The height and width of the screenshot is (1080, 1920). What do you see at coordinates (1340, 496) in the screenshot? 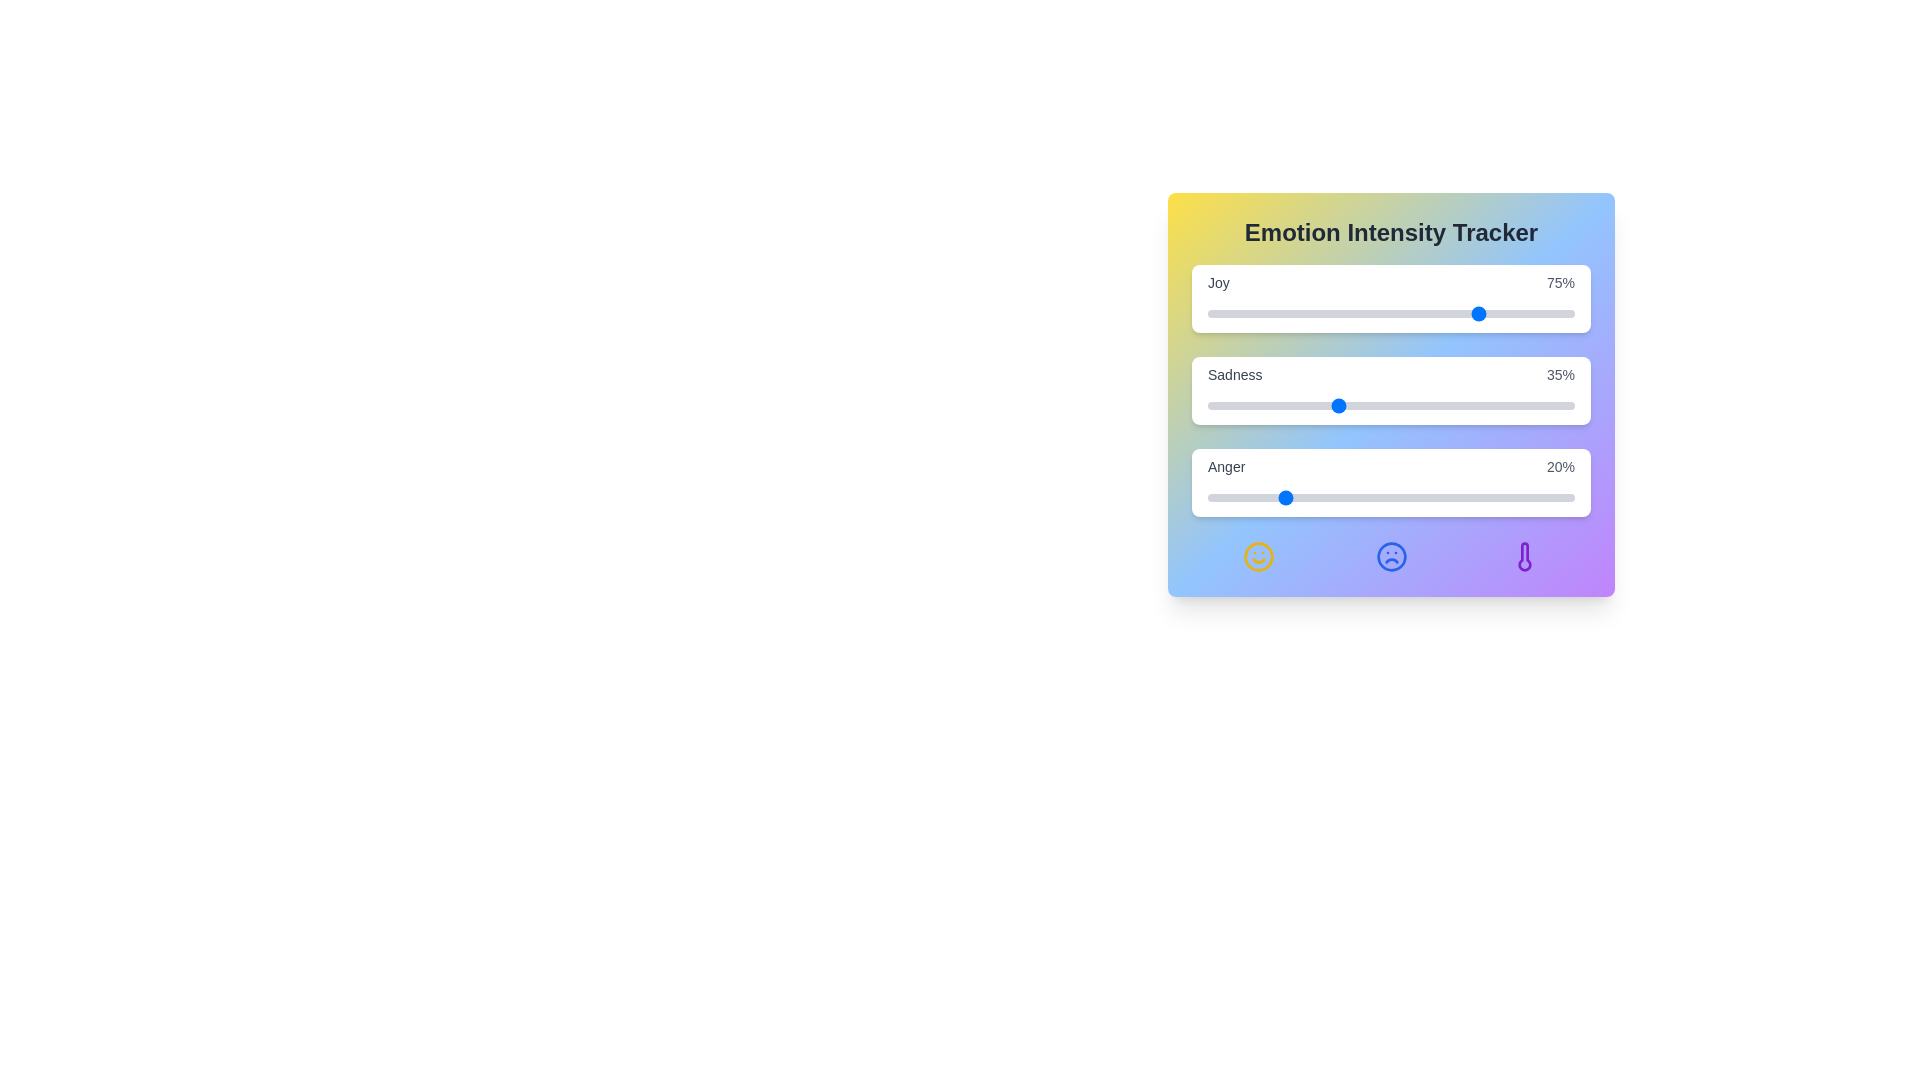
I see `the 'Anger' slider to set its intensity to 36%` at bounding box center [1340, 496].